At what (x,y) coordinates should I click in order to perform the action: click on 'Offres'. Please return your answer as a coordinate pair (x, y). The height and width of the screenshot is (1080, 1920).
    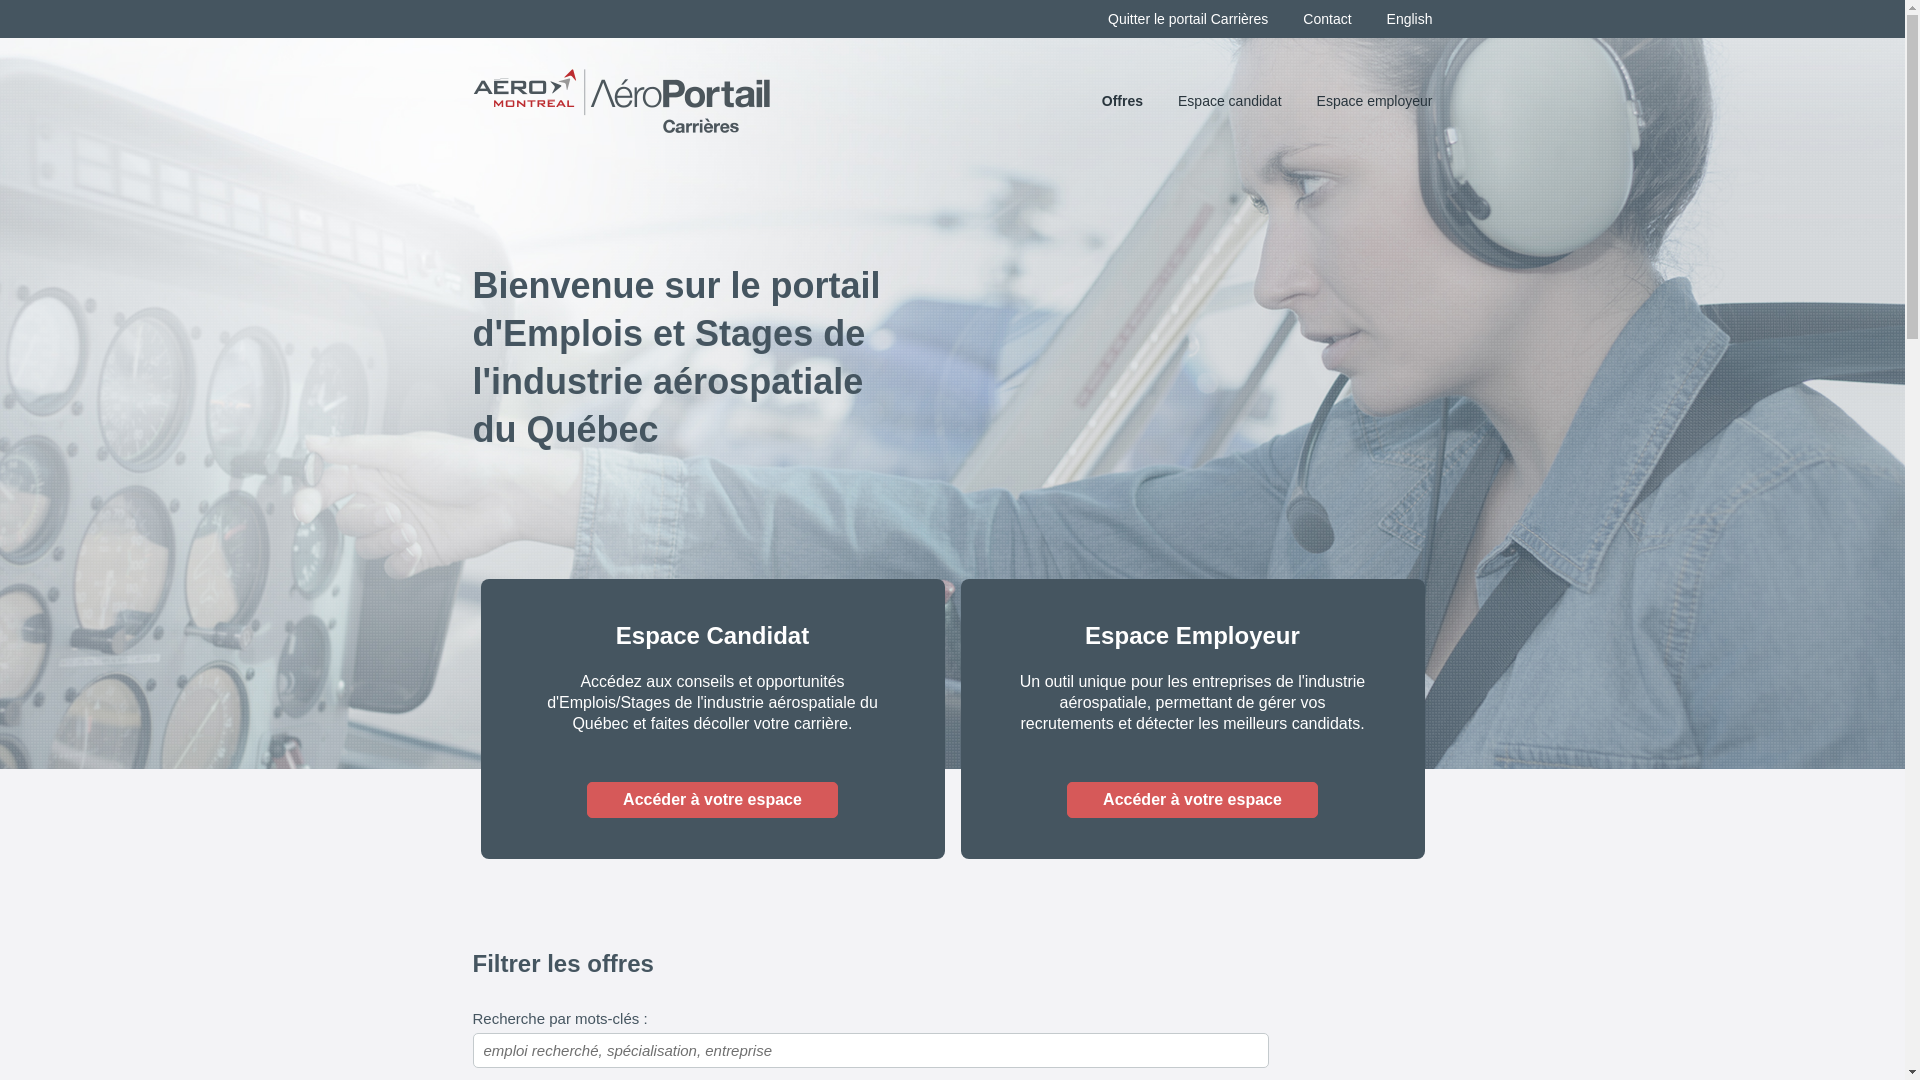
    Looking at the image, I should click on (1122, 100).